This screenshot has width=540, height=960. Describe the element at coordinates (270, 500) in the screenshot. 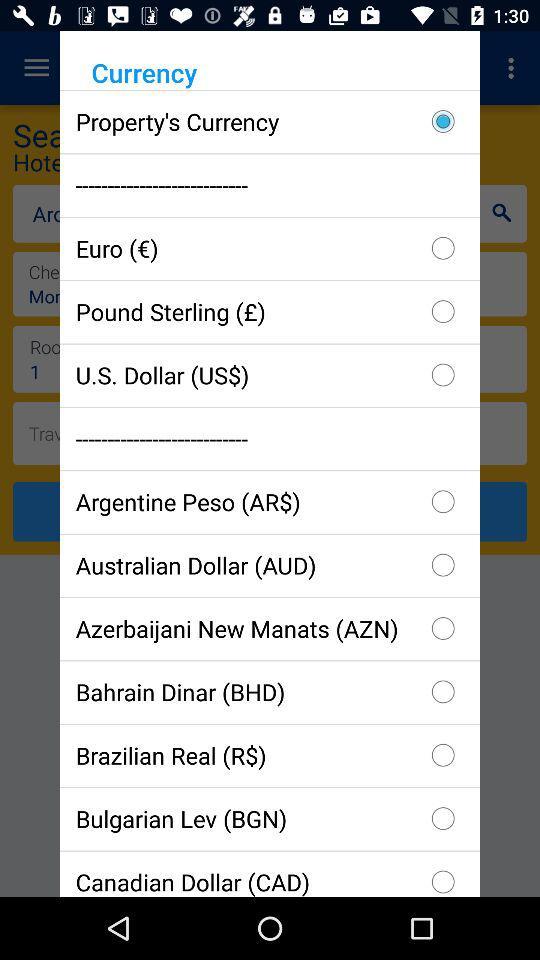

I see `the checkbox below the --------------------------- icon` at that location.